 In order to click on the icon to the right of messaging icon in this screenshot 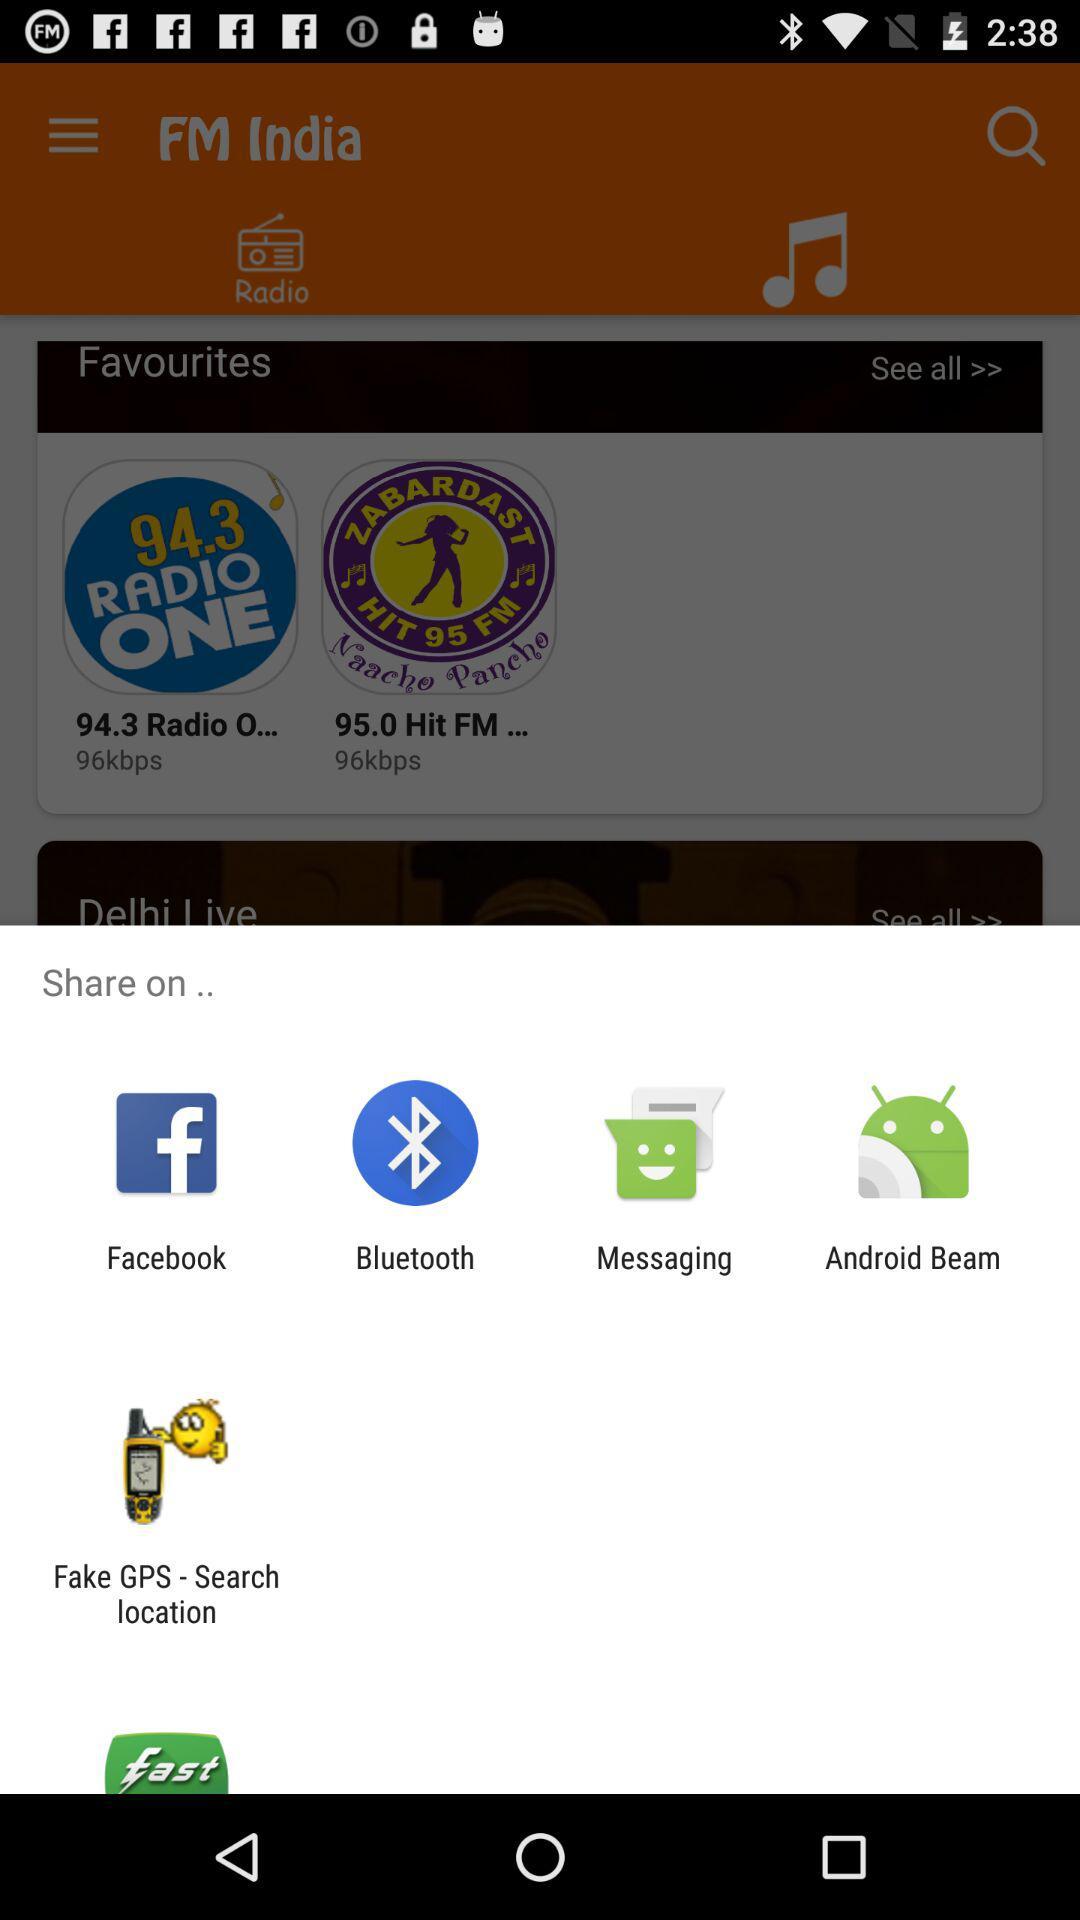, I will do `click(913, 1274)`.